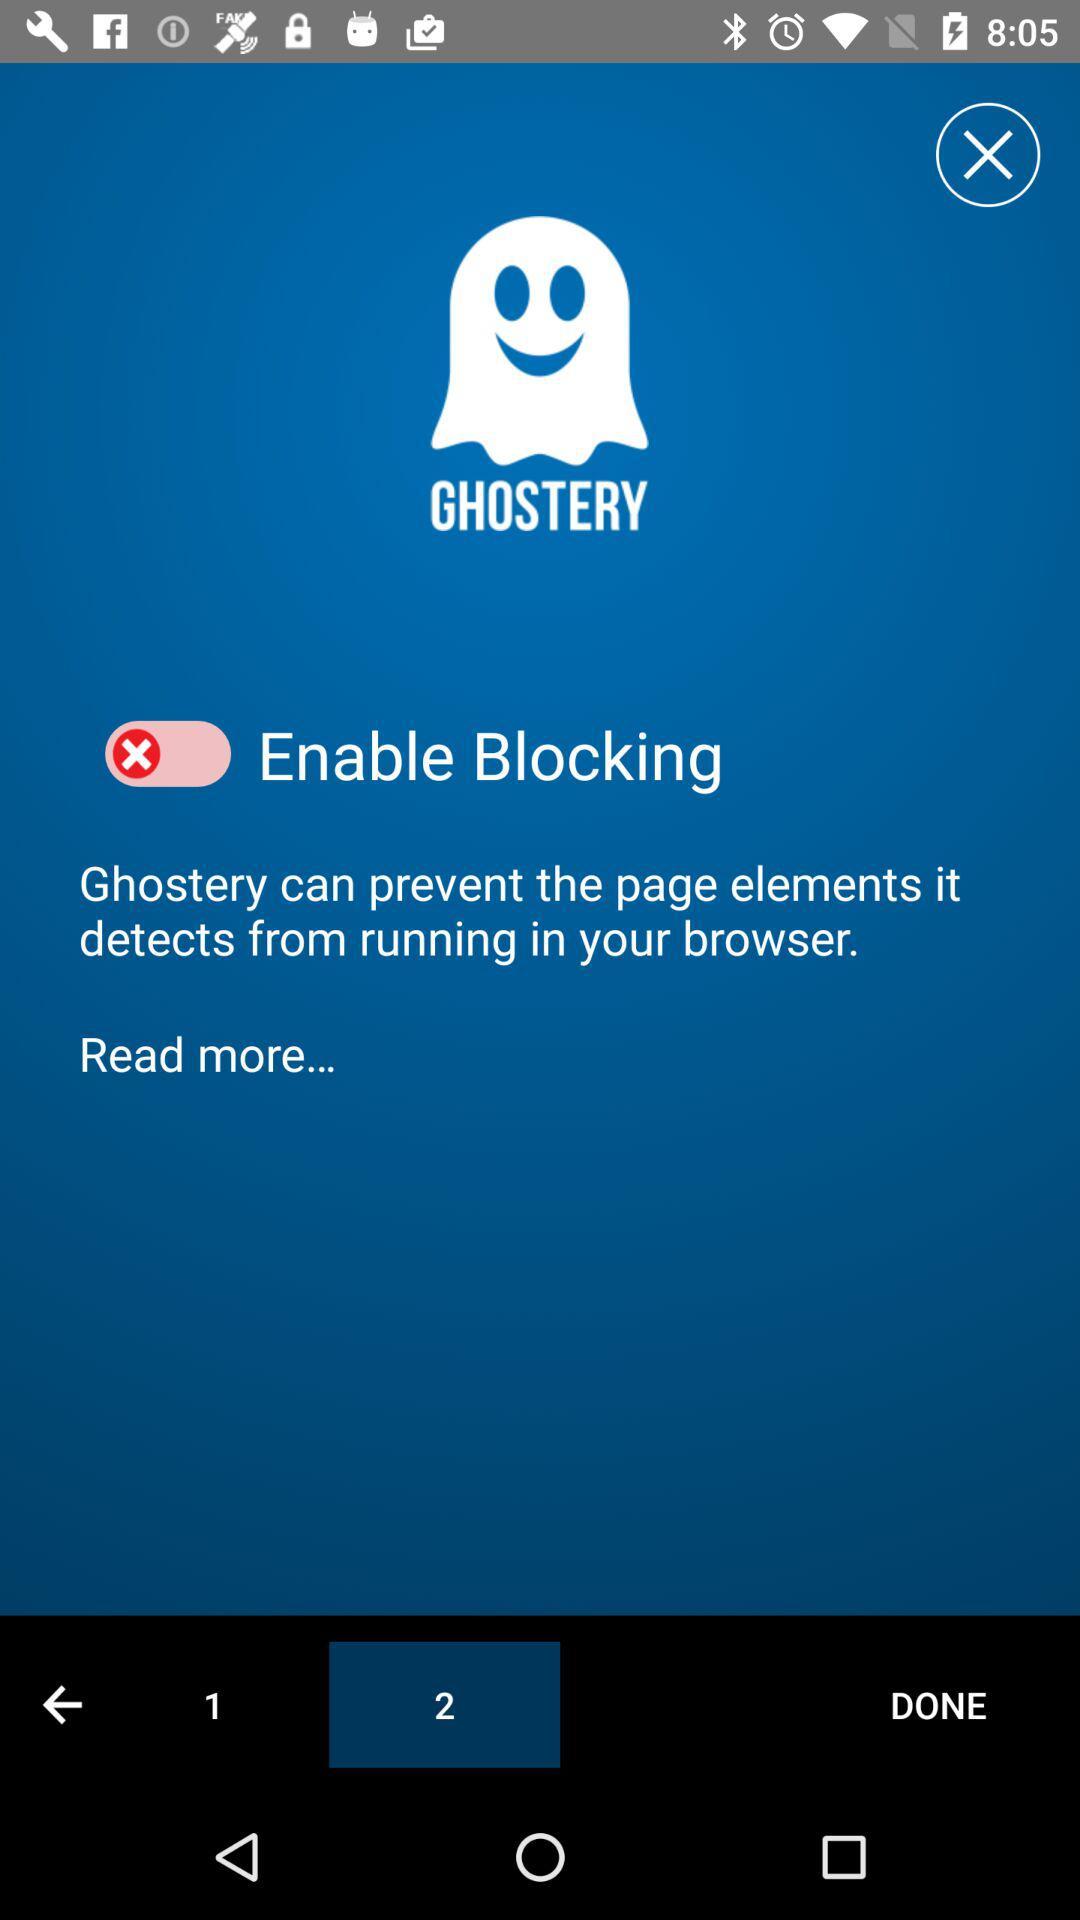 This screenshot has height=1920, width=1080. What do you see at coordinates (443, 1703) in the screenshot?
I see `the item next to 1 item` at bounding box center [443, 1703].